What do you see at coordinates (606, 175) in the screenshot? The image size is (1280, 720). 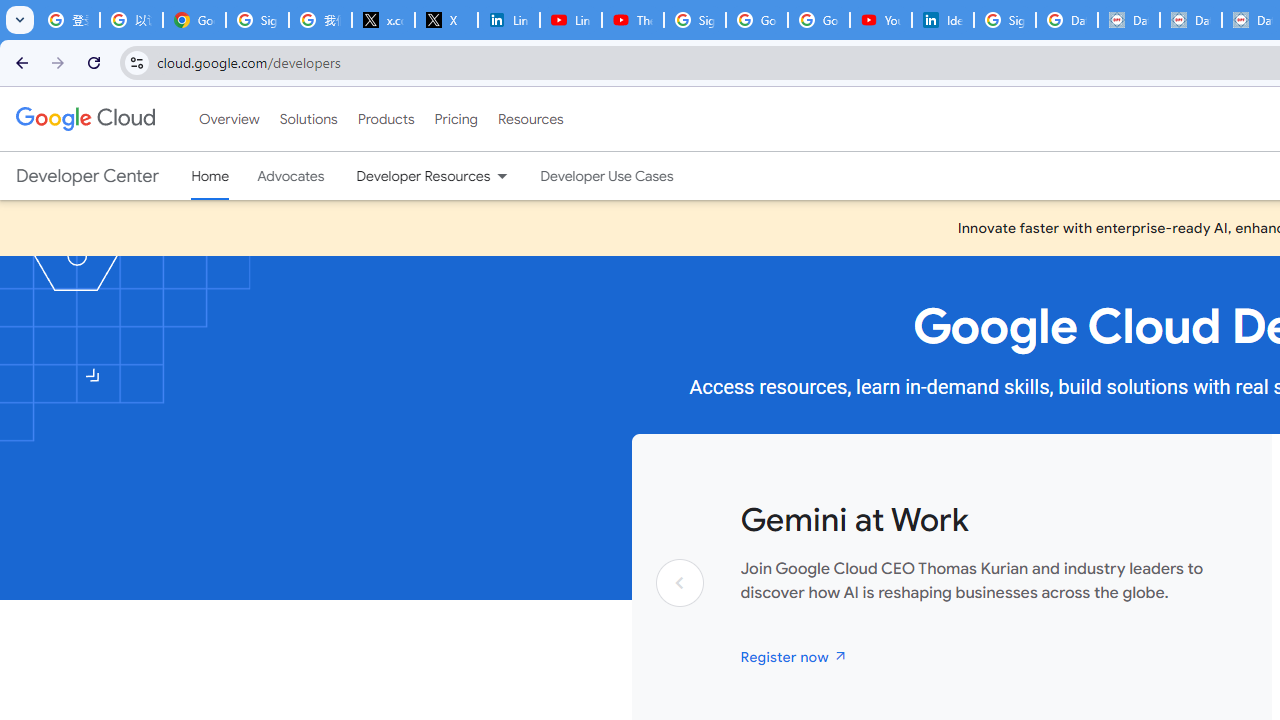 I see `'Developer Use Cases'` at bounding box center [606, 175].